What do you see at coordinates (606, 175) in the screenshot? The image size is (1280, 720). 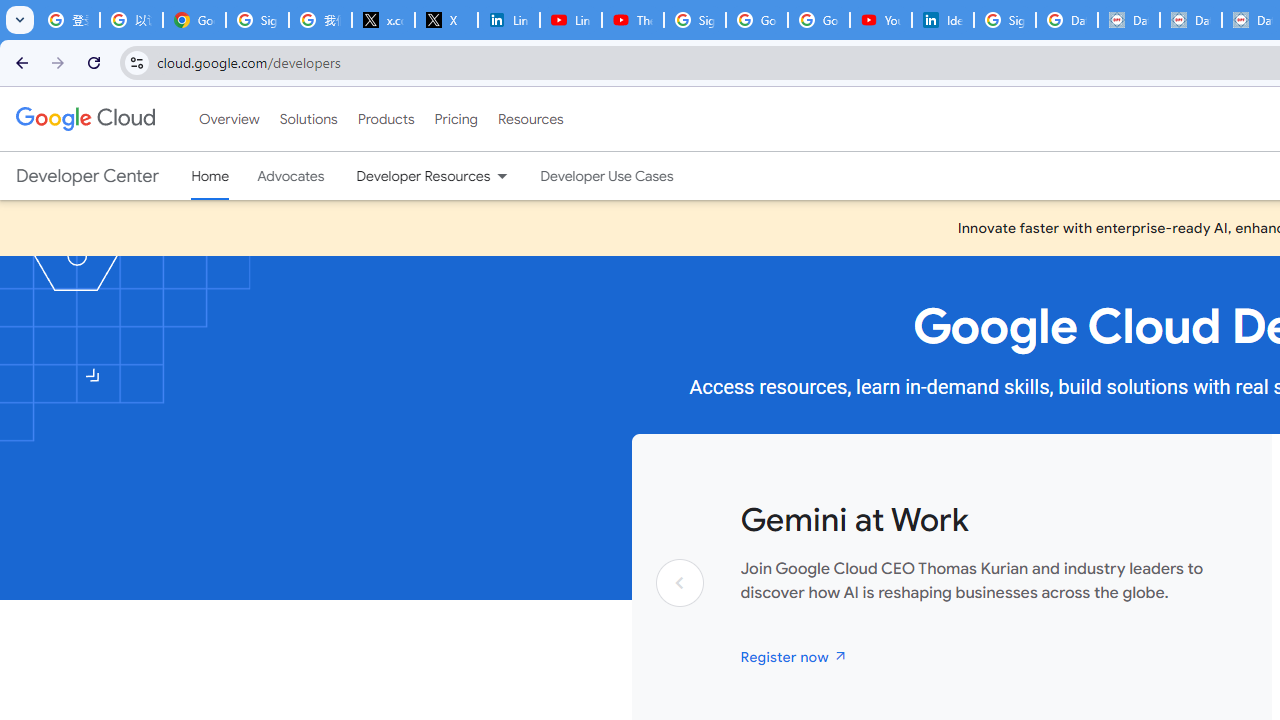 I see `'Developer Use Cases'` at bounding box center [606, 175].